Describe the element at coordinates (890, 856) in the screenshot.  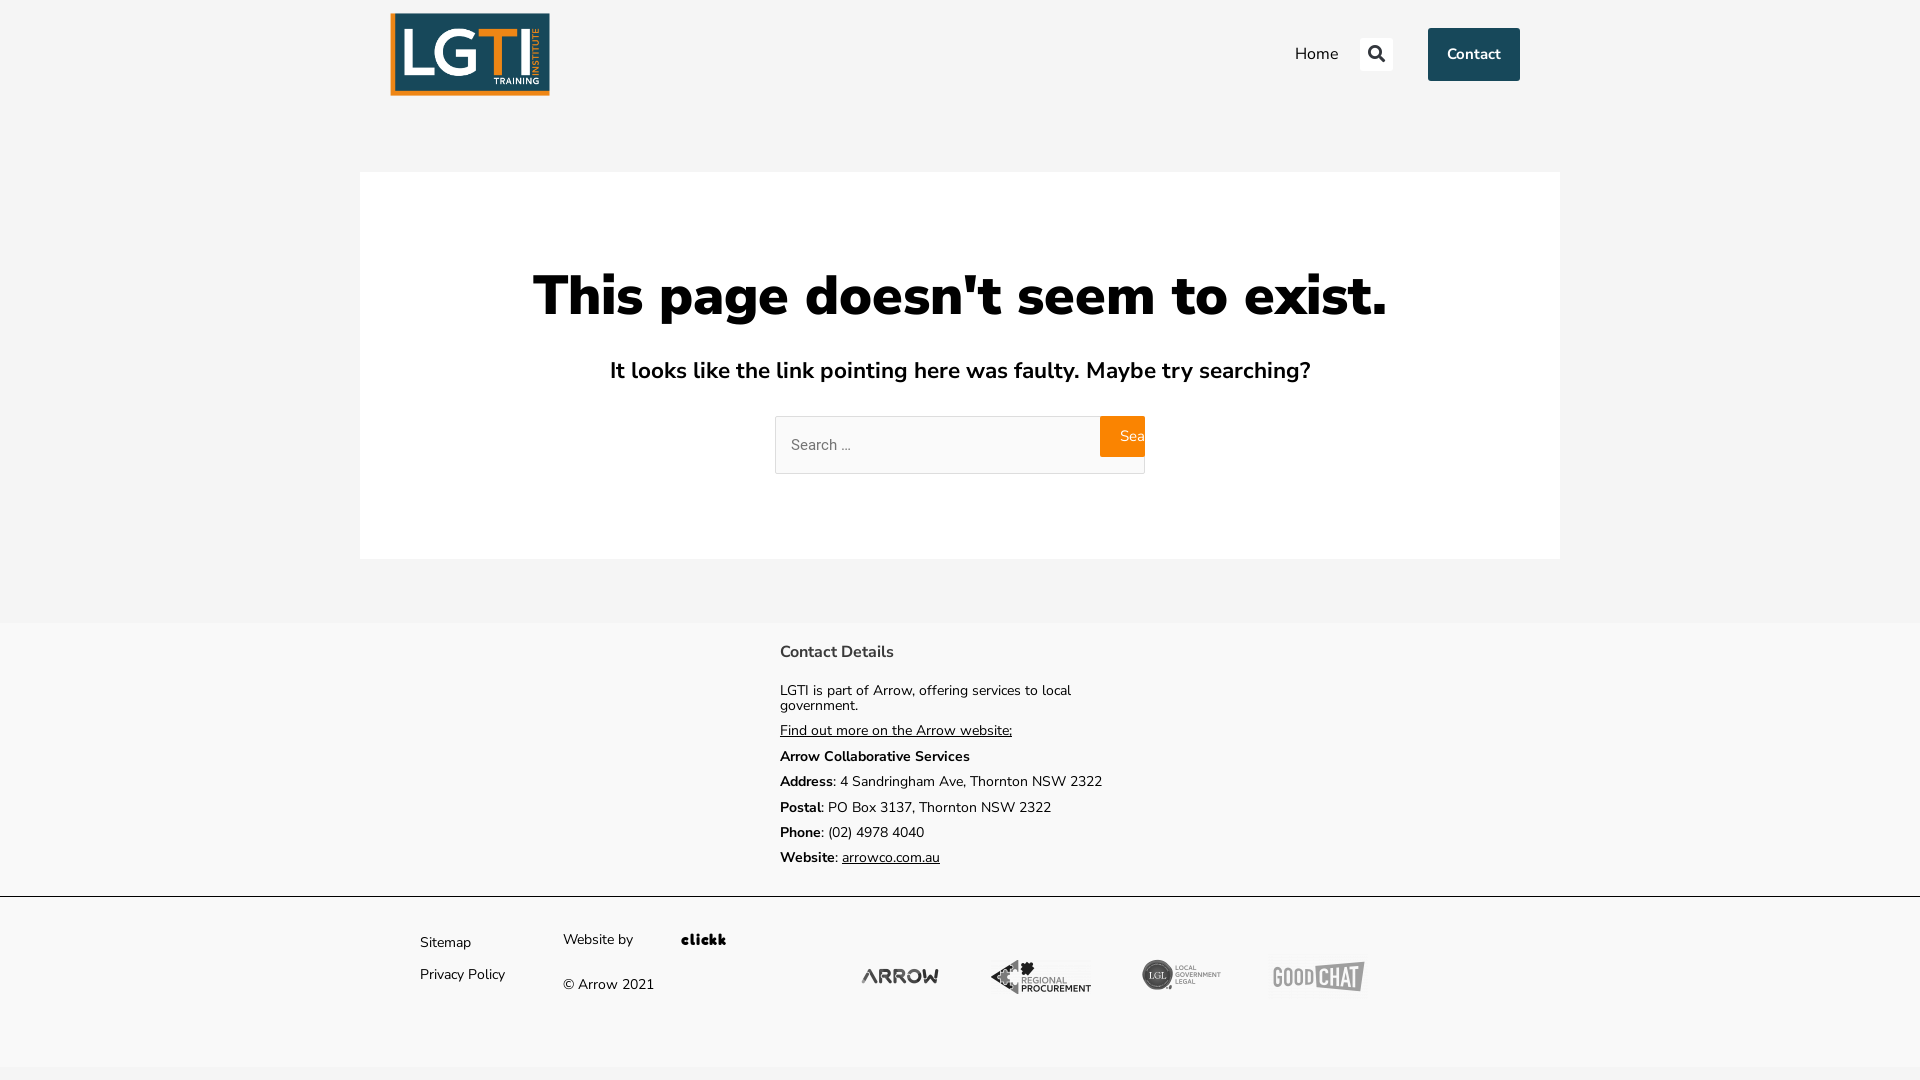
I see `'arrowco.com.au'` at that location.